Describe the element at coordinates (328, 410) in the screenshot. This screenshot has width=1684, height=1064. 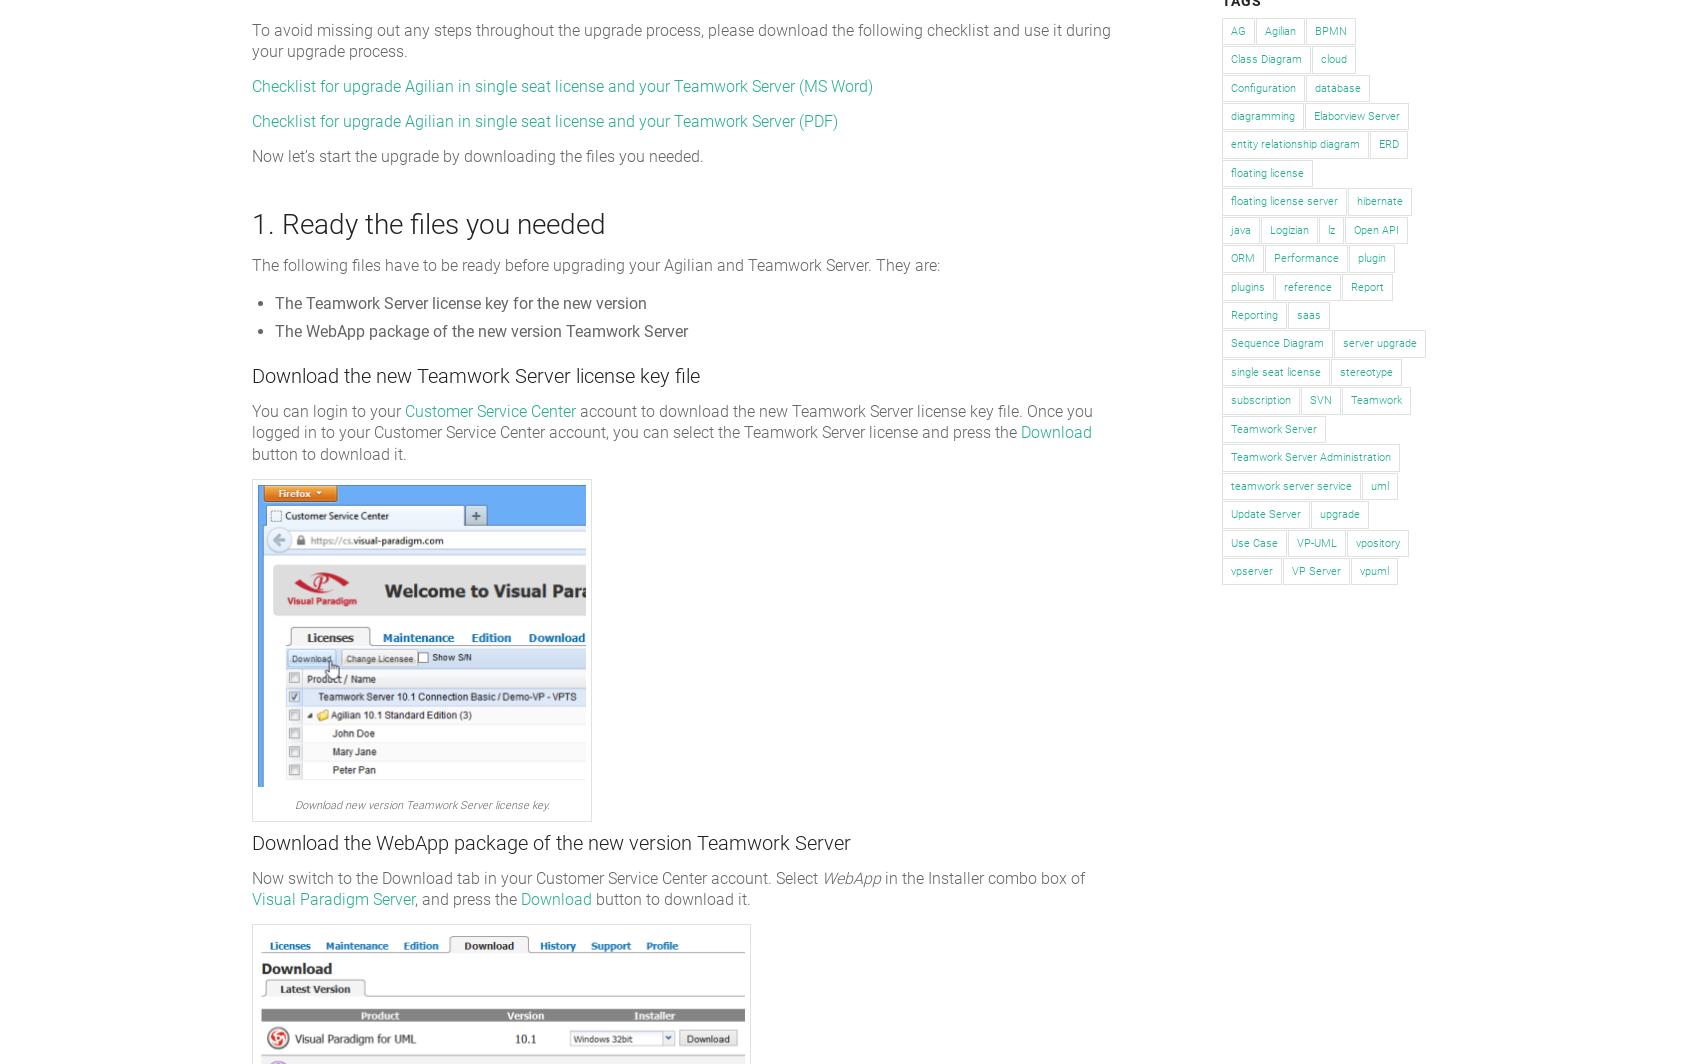
I see `'You can login to your'` at that location.